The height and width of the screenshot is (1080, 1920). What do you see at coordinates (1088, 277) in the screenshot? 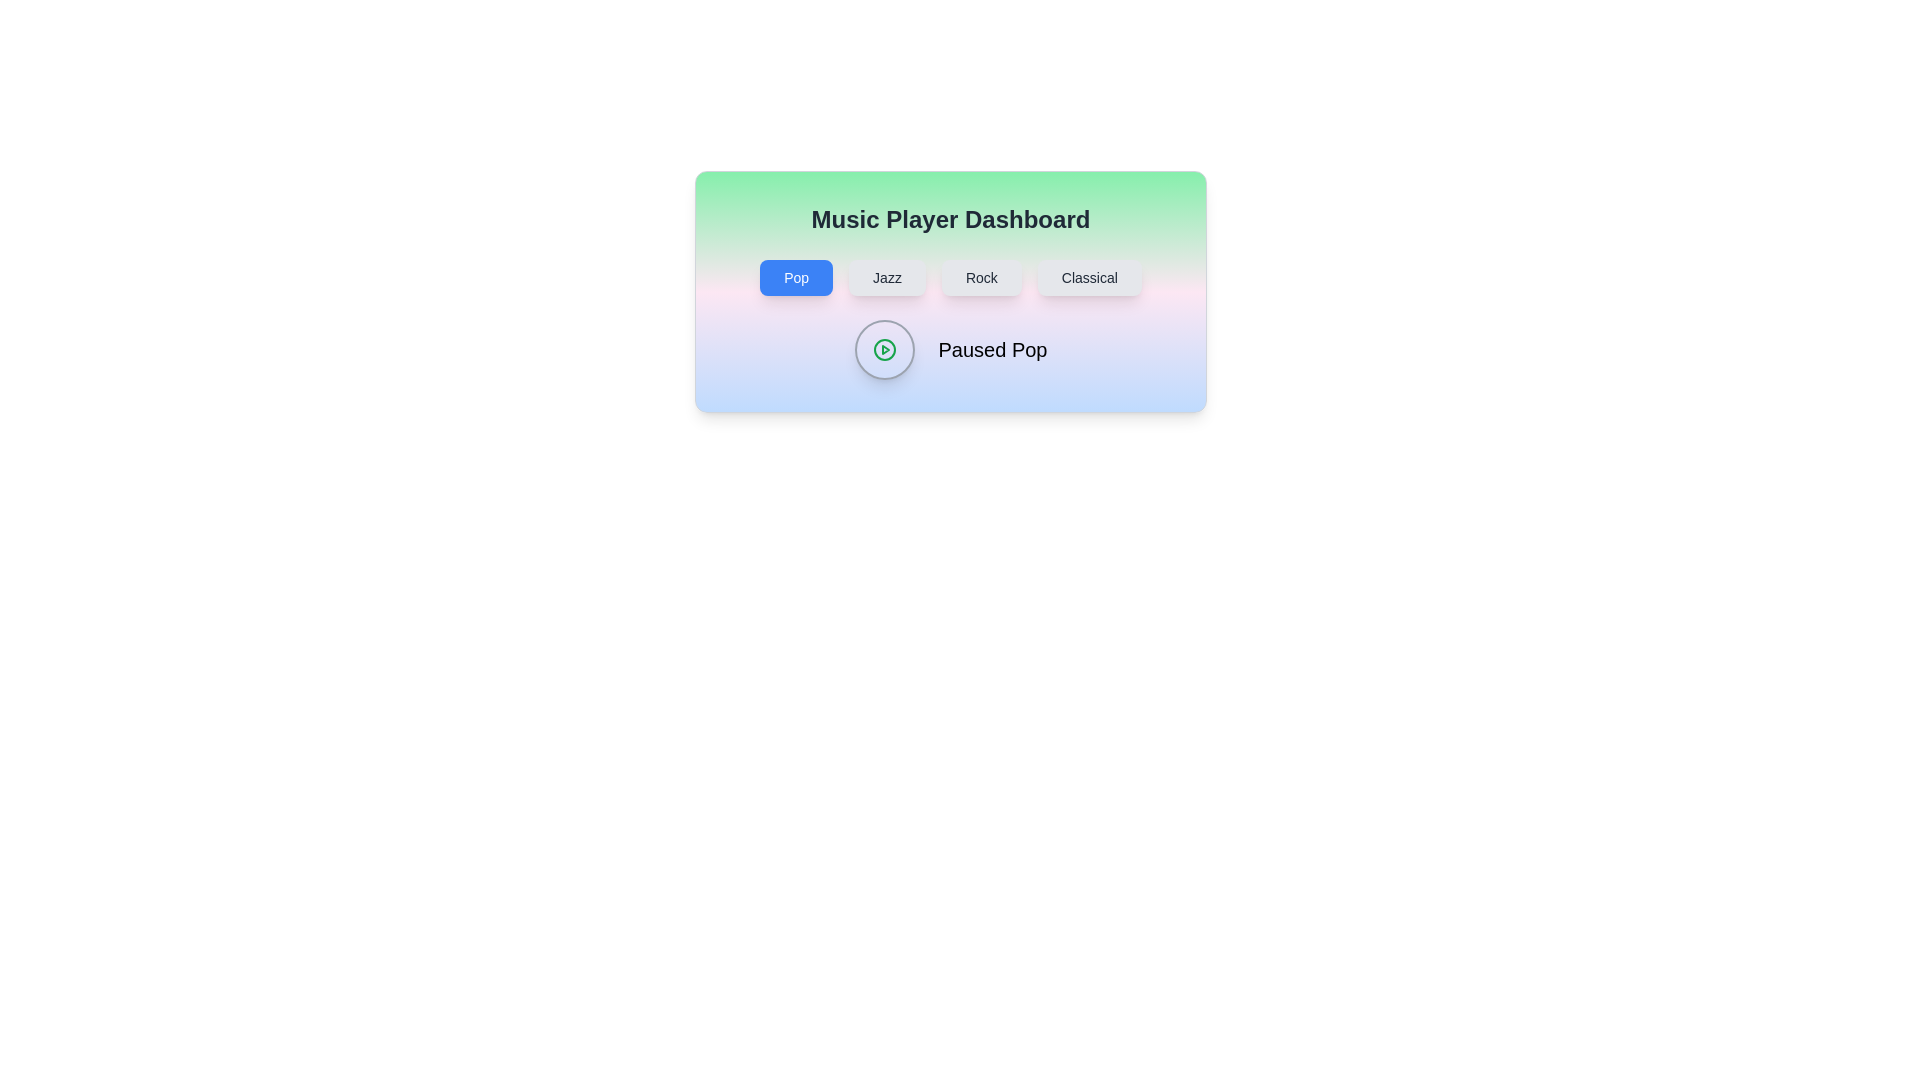
I see `the button corresponding to the genre Classical to select it` at bounding box center [1088, 277].